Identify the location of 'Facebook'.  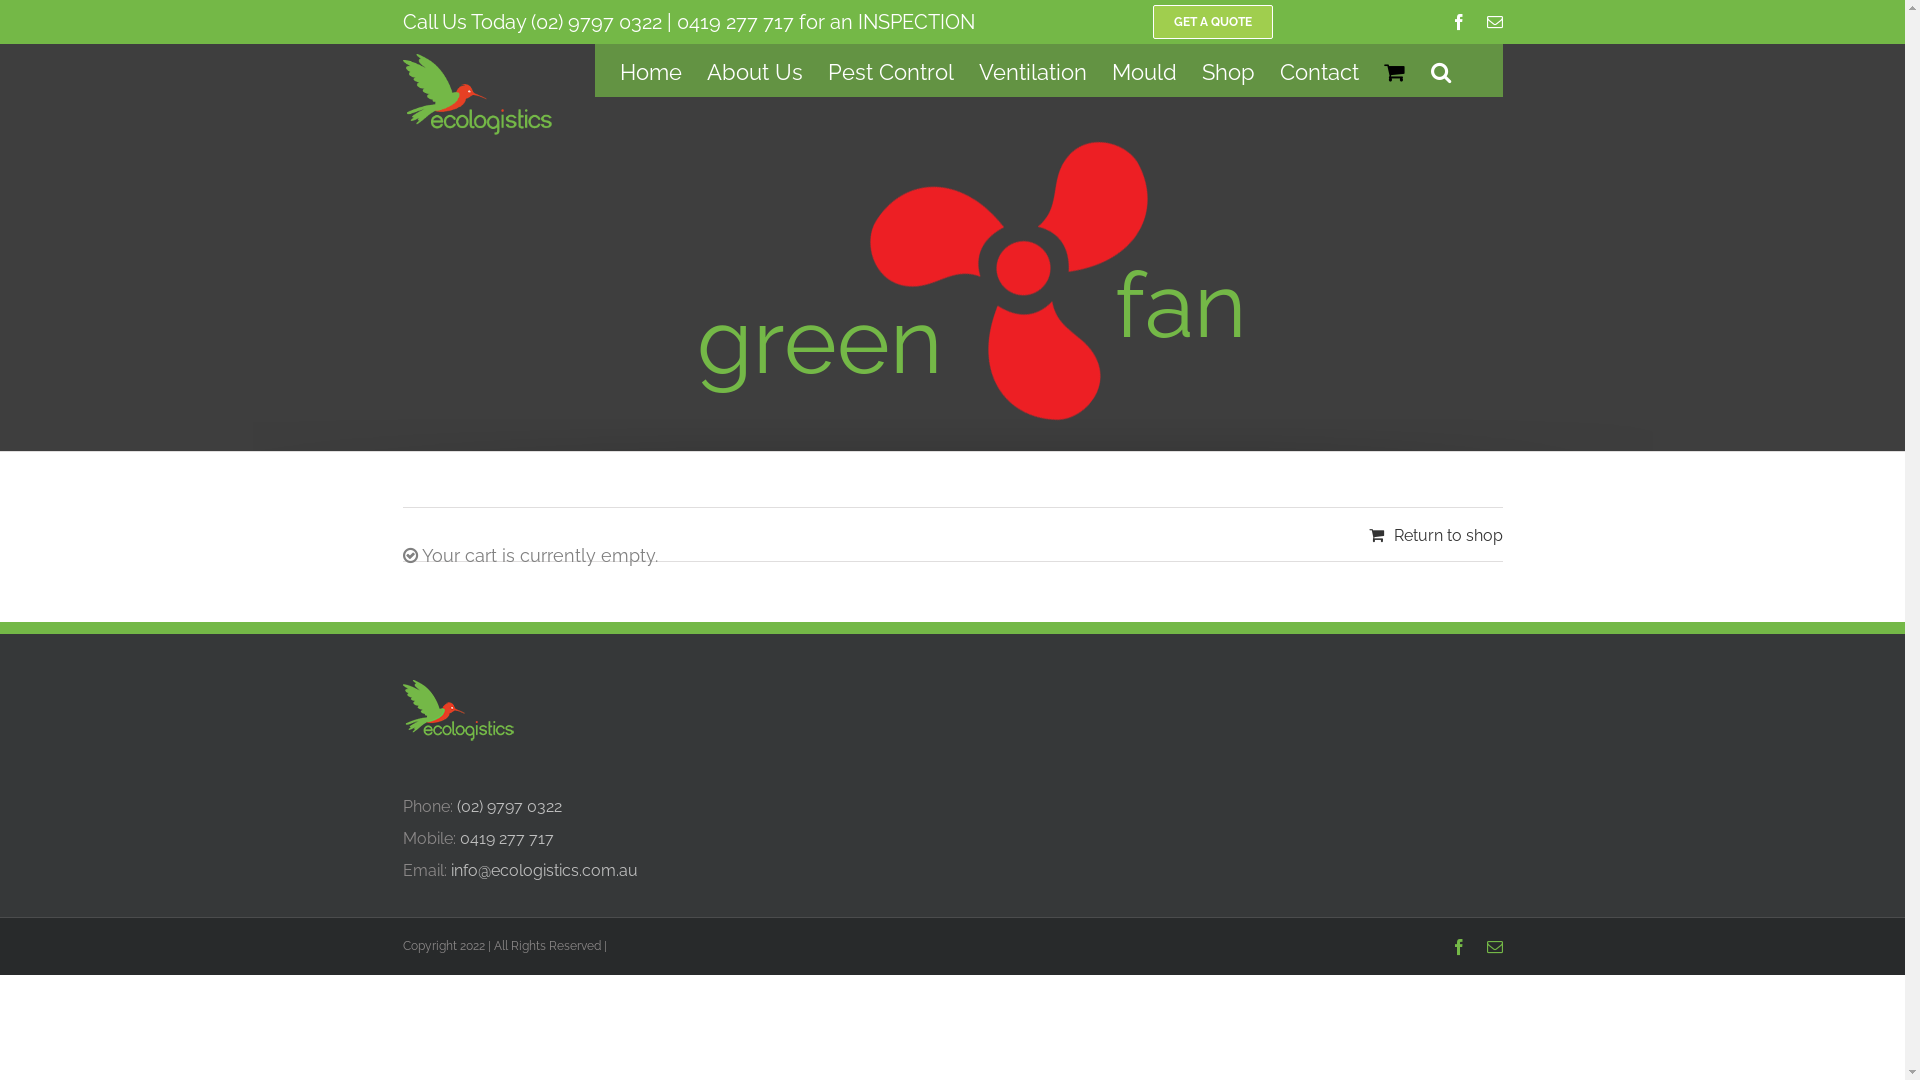
(1458, 22).